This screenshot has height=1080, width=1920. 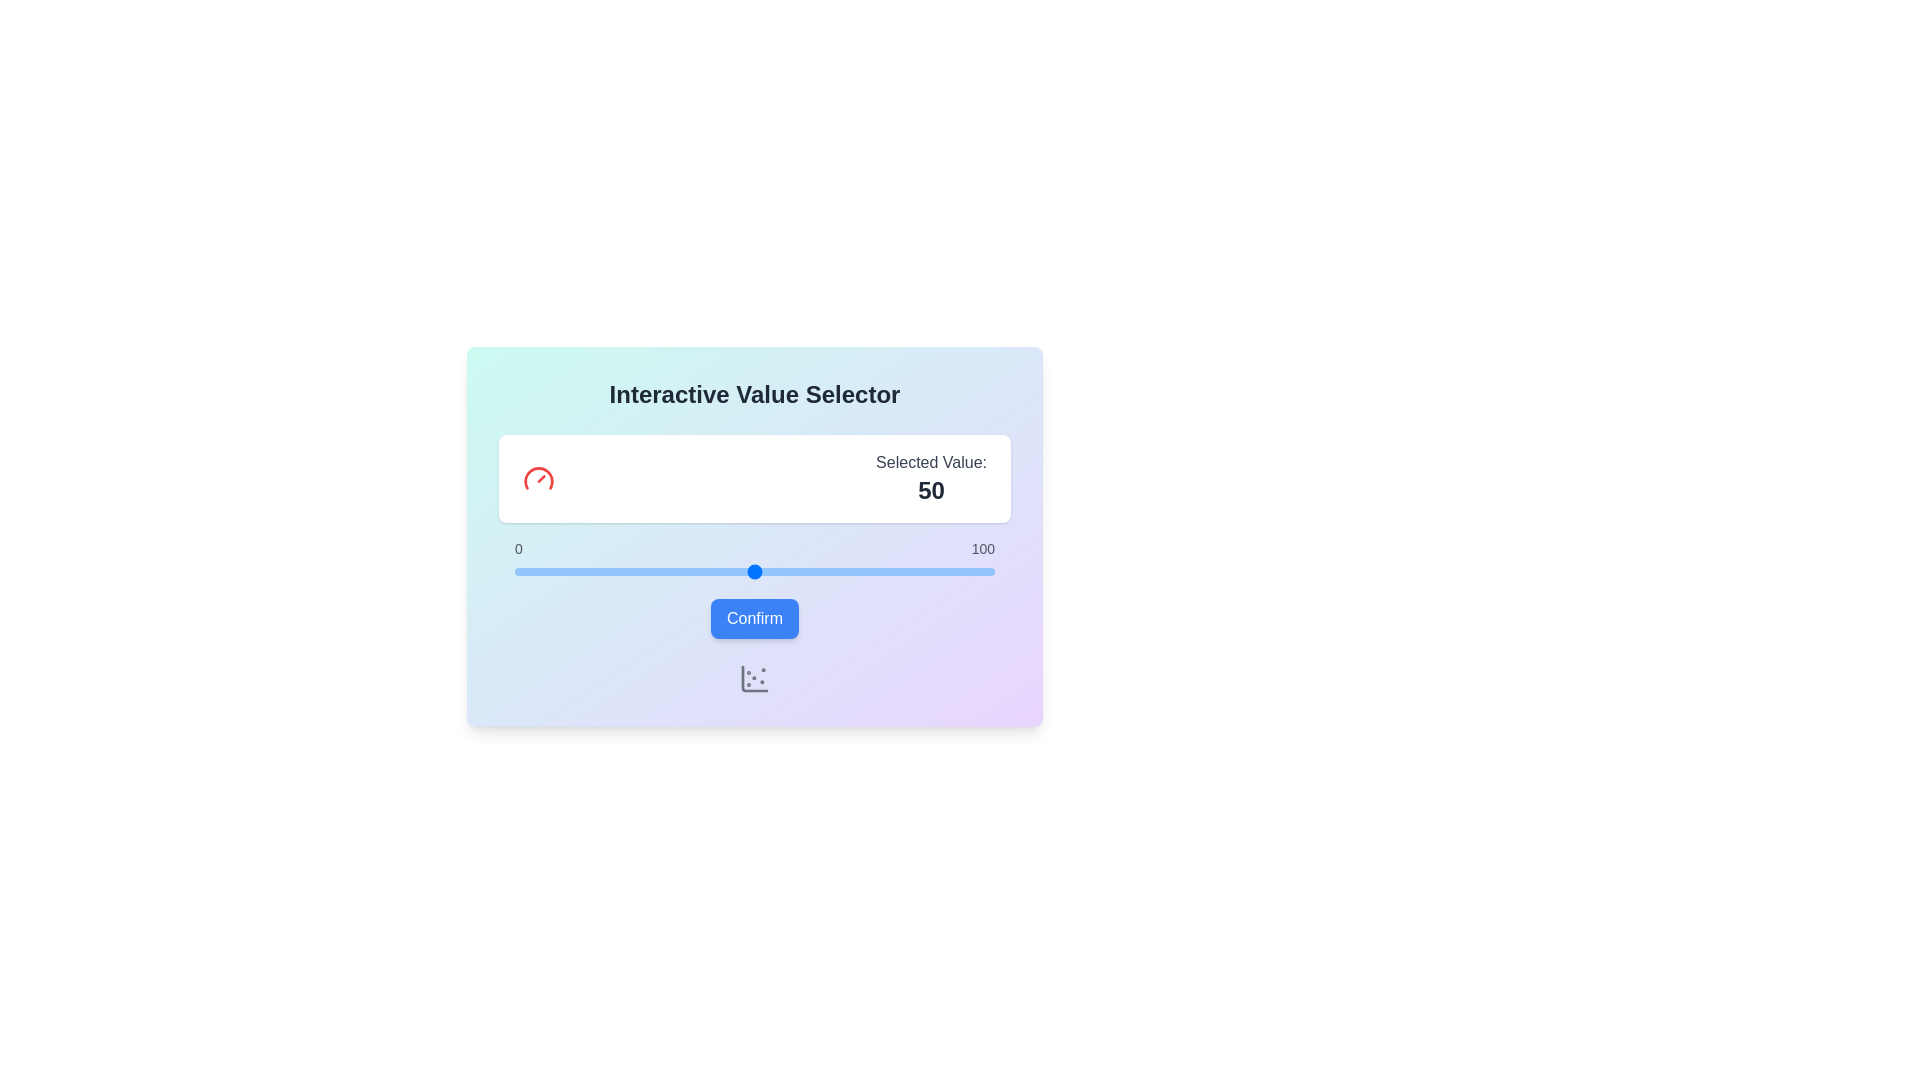 What do you see at coordinates (970, 571) in the screenshot?
I see `the slider to set the value to 95` at bounding box center [970, 571].